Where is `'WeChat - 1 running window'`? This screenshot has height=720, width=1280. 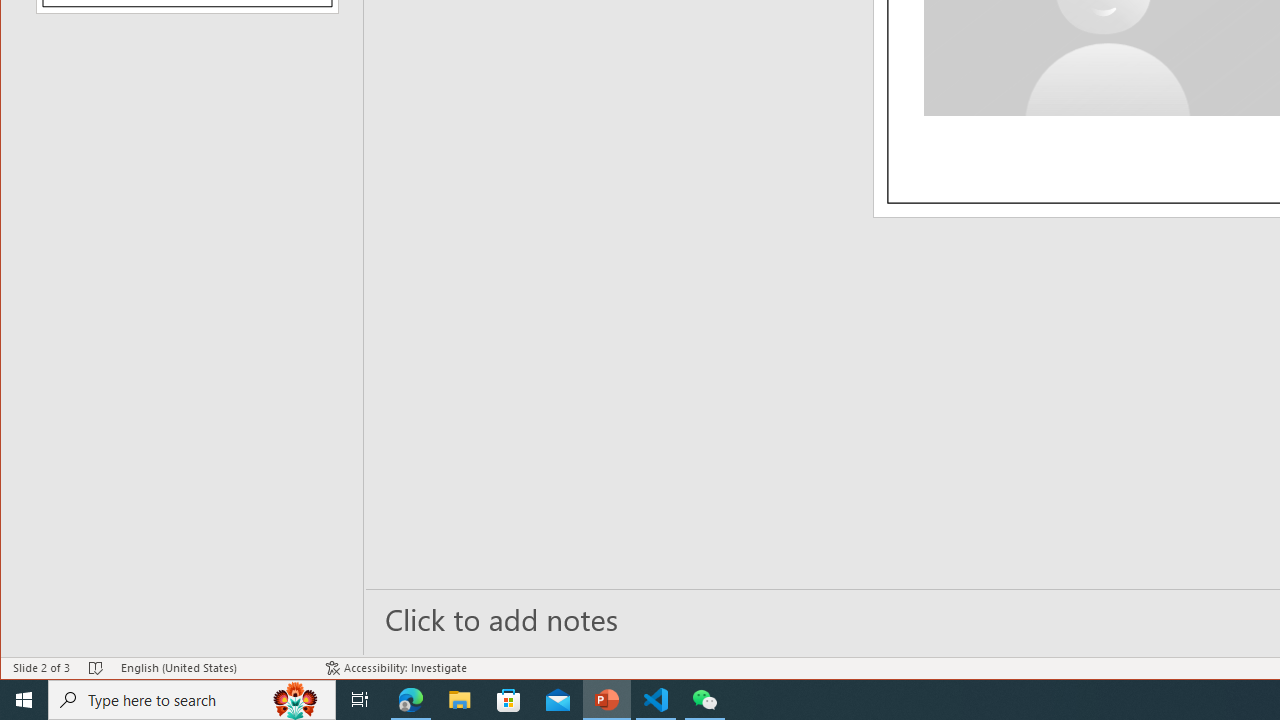 'WeChat - 1 running window' is located at coordinates (705, 698).